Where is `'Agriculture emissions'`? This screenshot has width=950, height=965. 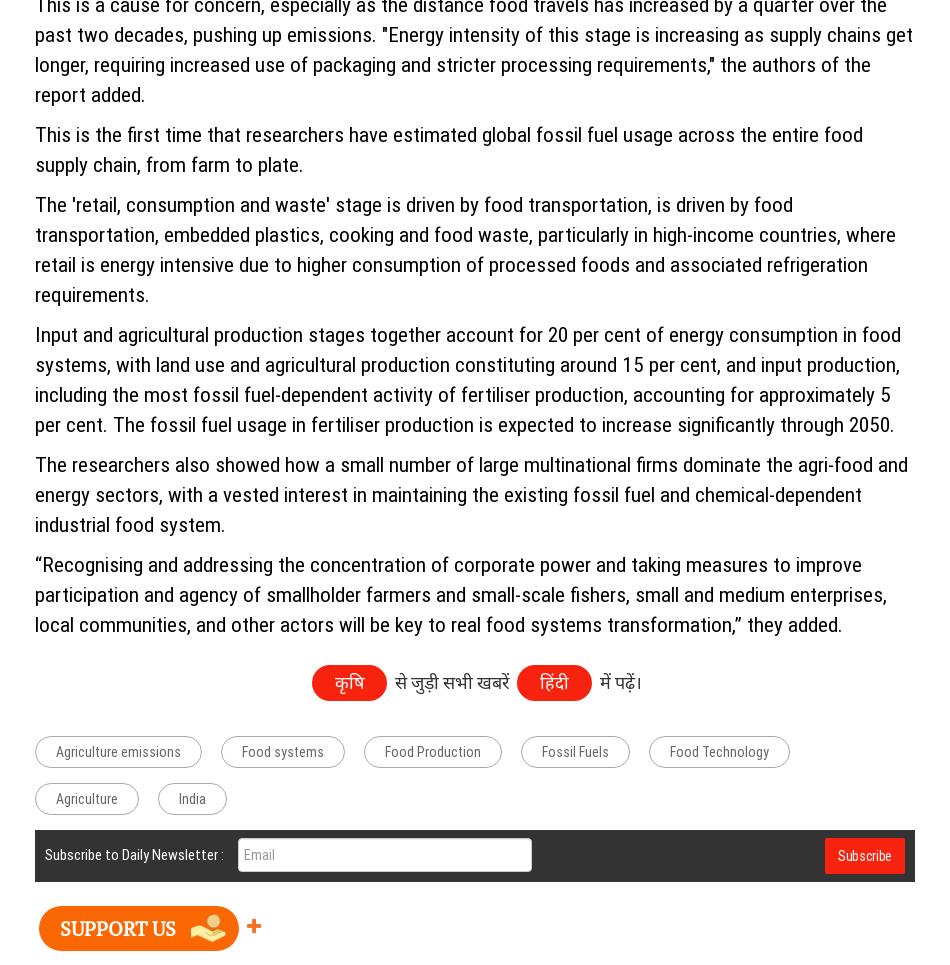 'Agriculture emissions' is located at coordinates (118, 751).